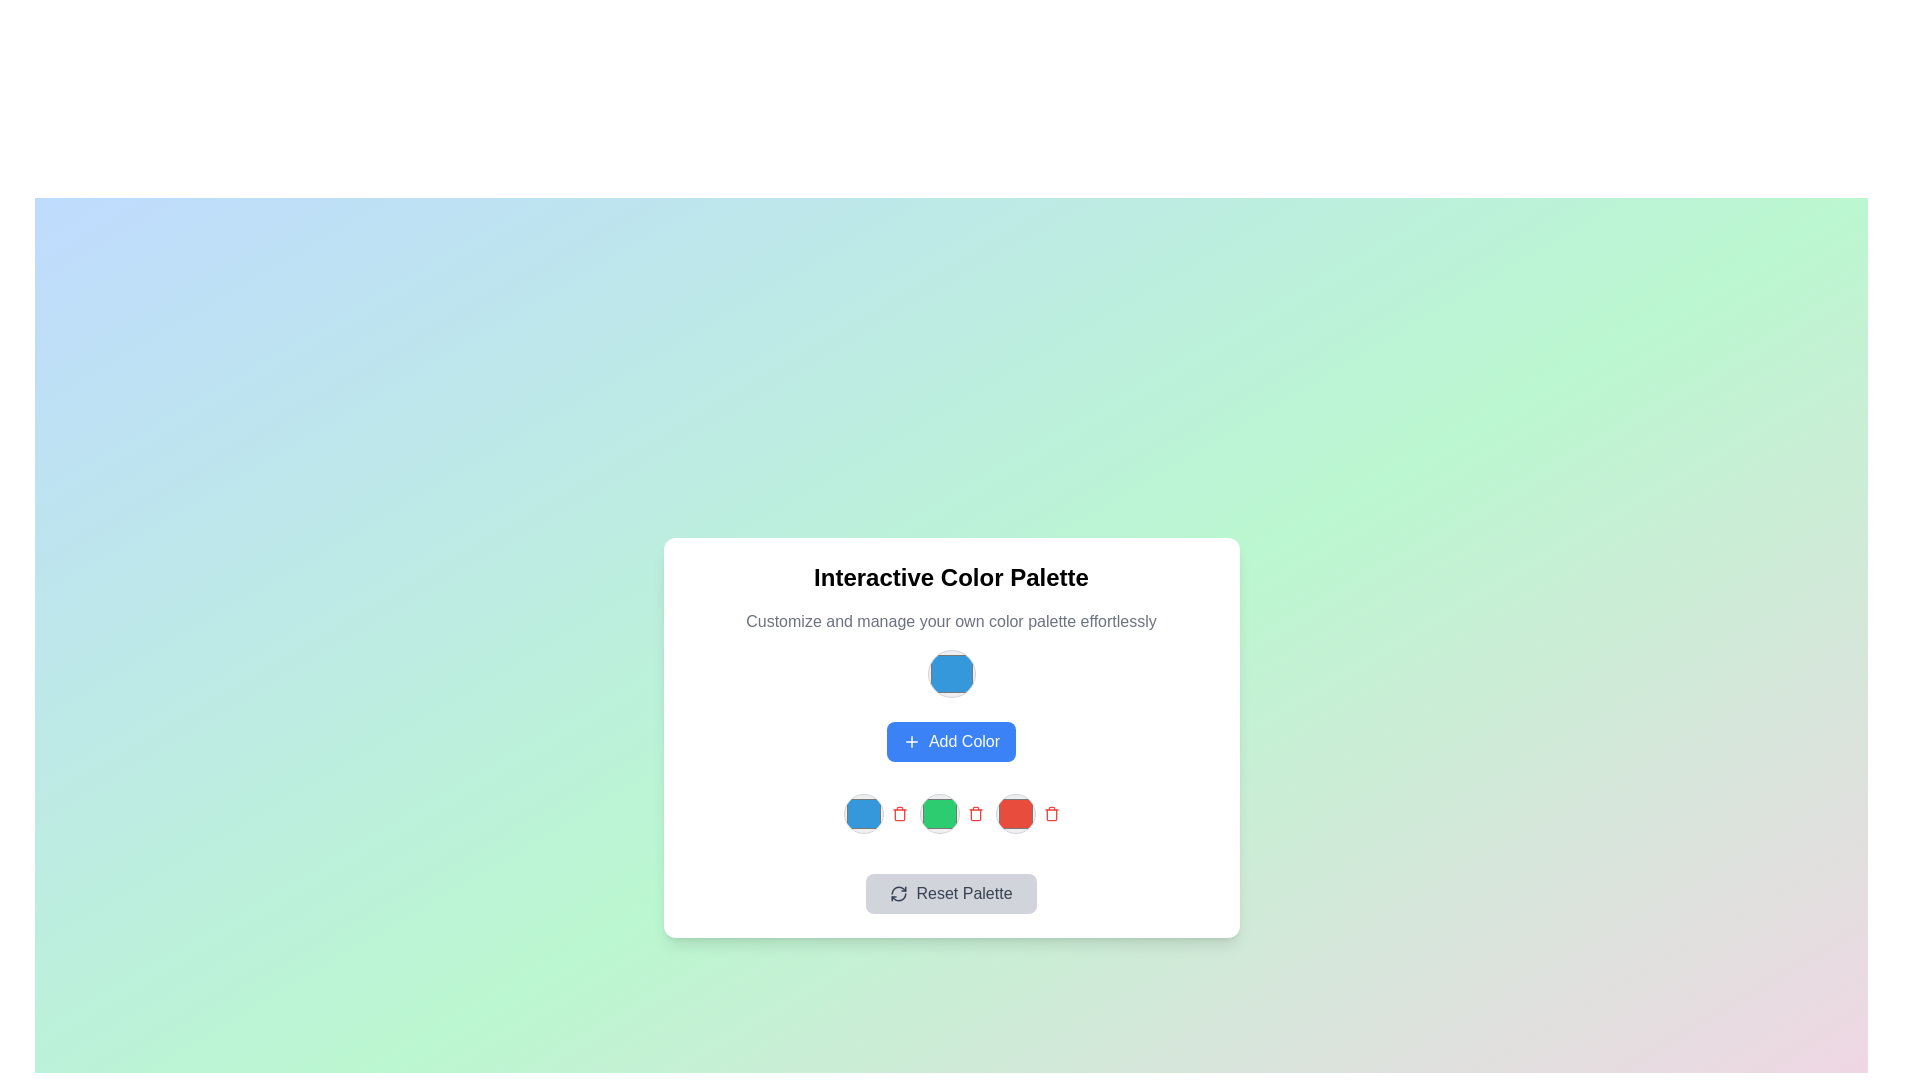  I want to click on the colors in the interactive color palette located beneath the 'Interactive Color Palette' title and above the reset button, so click(950, 737).